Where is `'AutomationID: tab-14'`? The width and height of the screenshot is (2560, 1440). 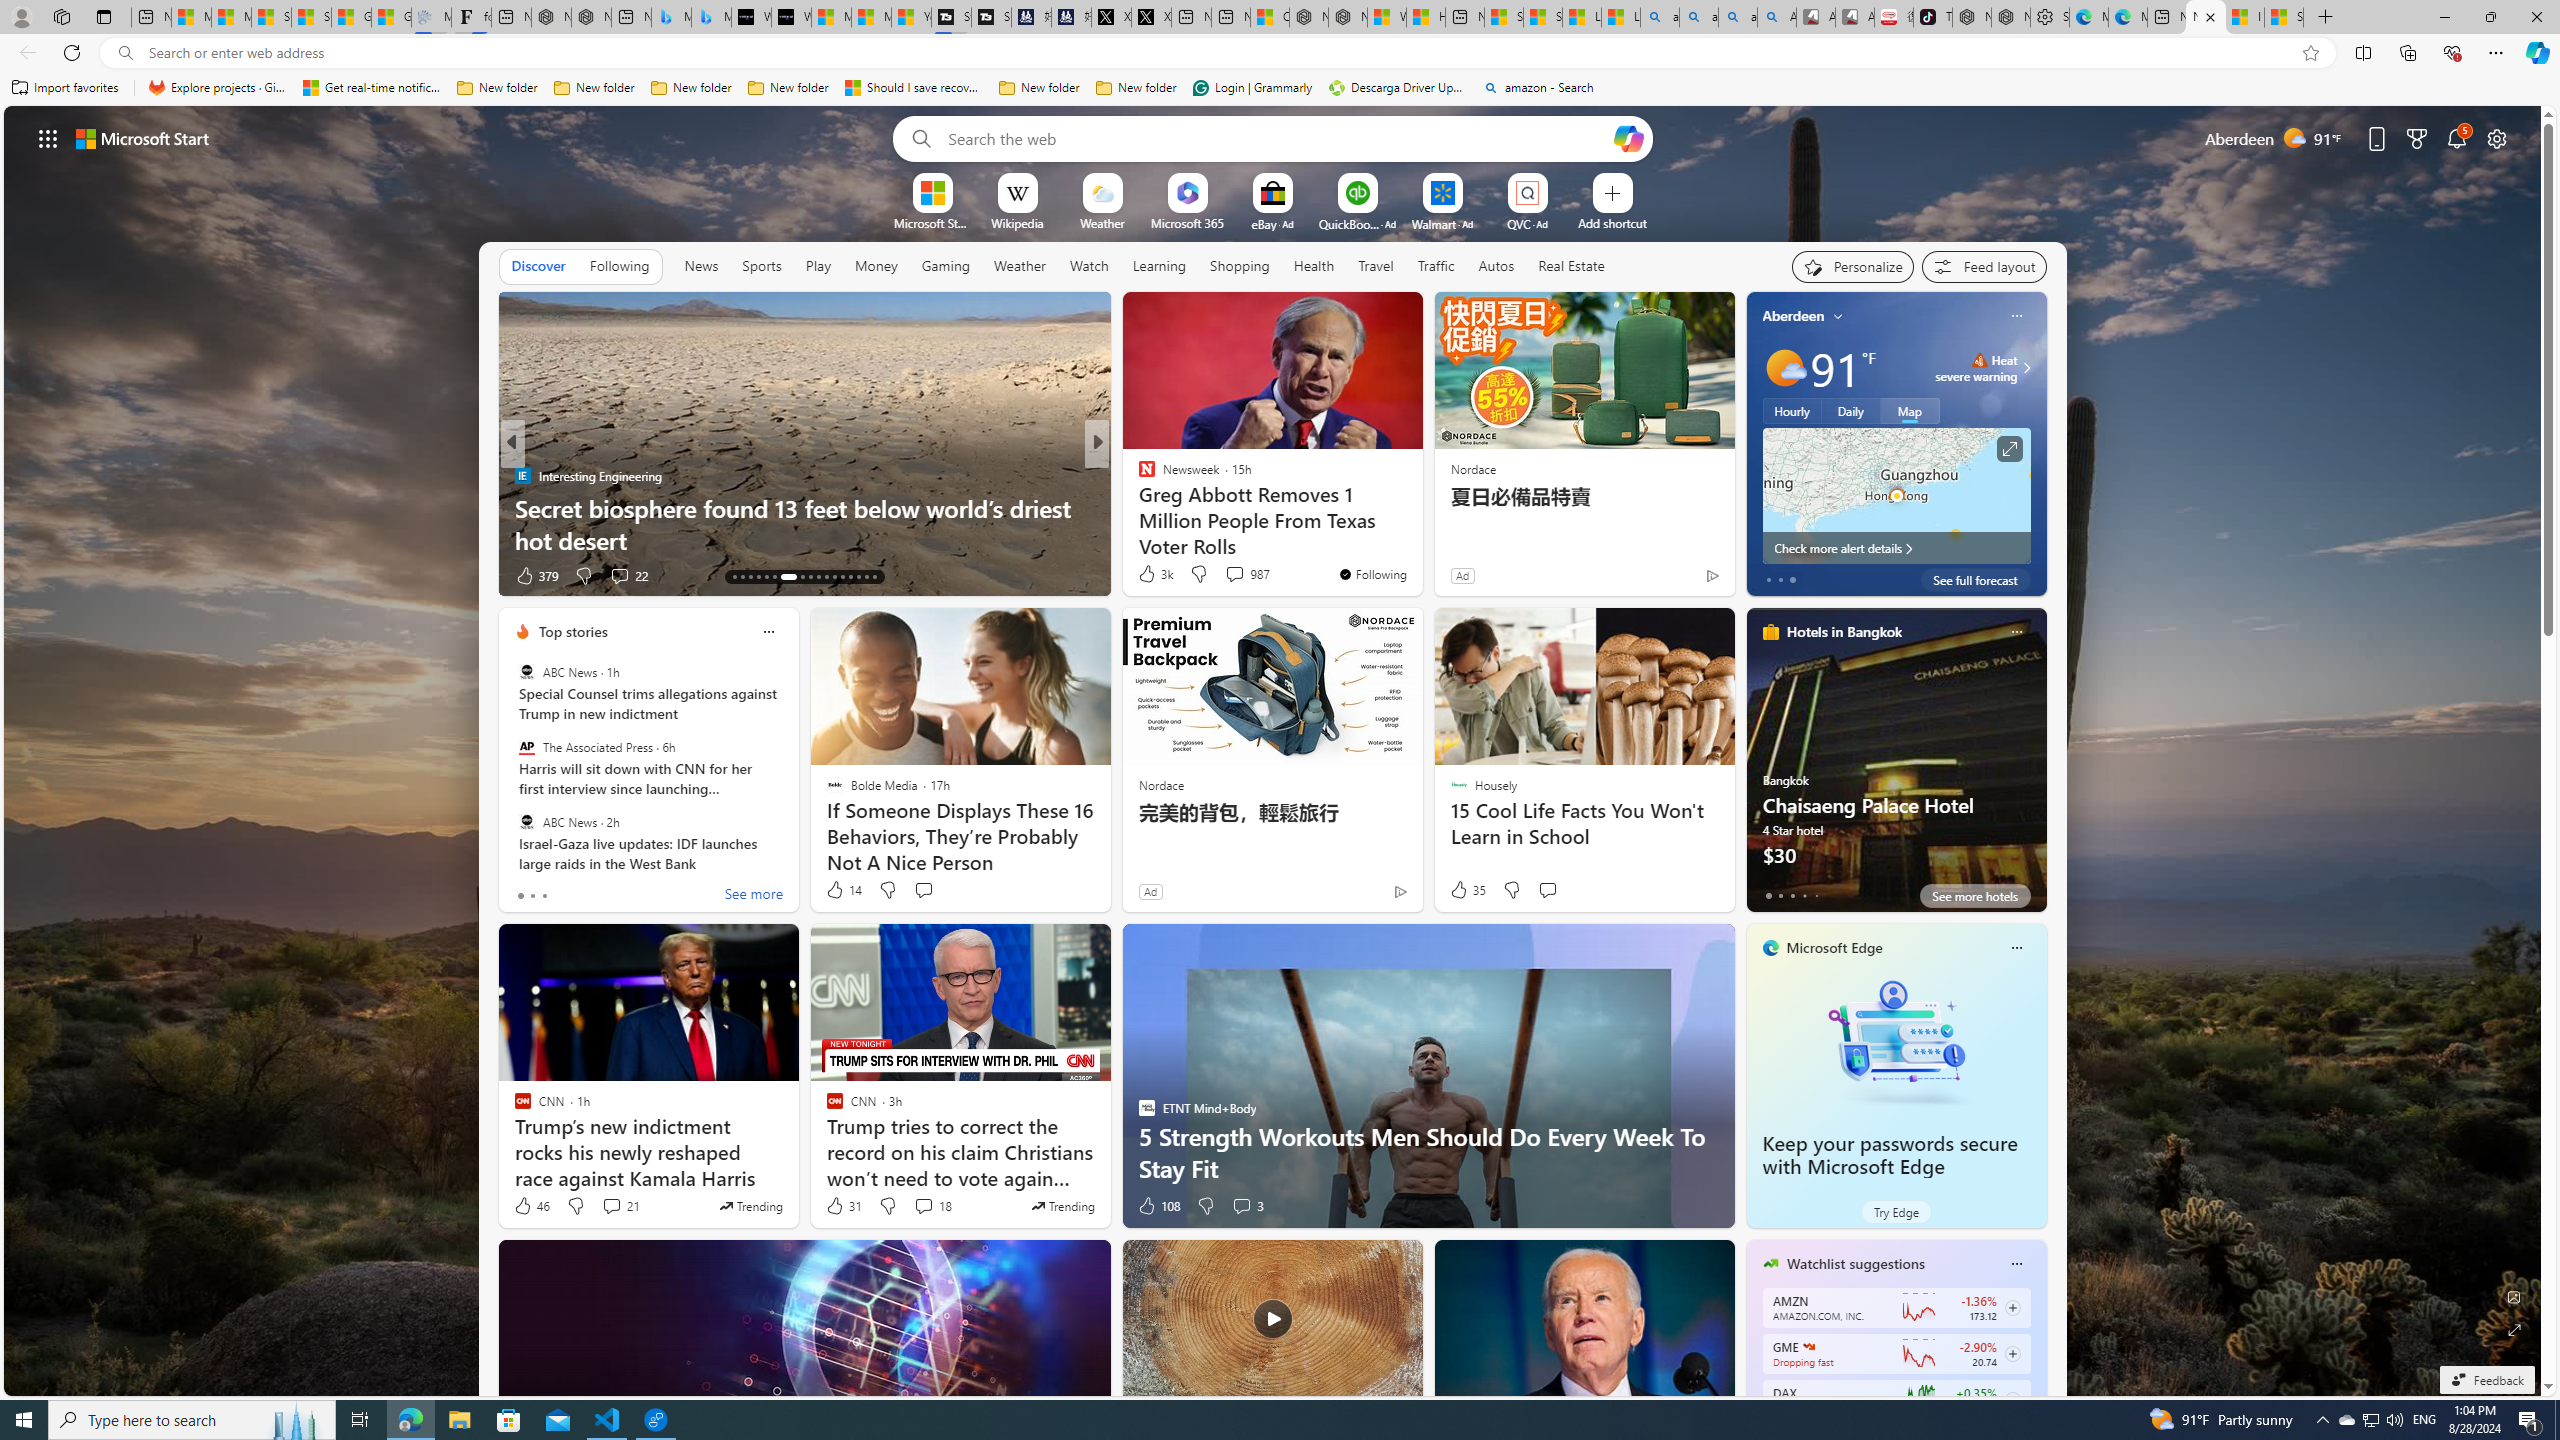 'AutomationID: tab-14' is located at coordinates (741, 577).